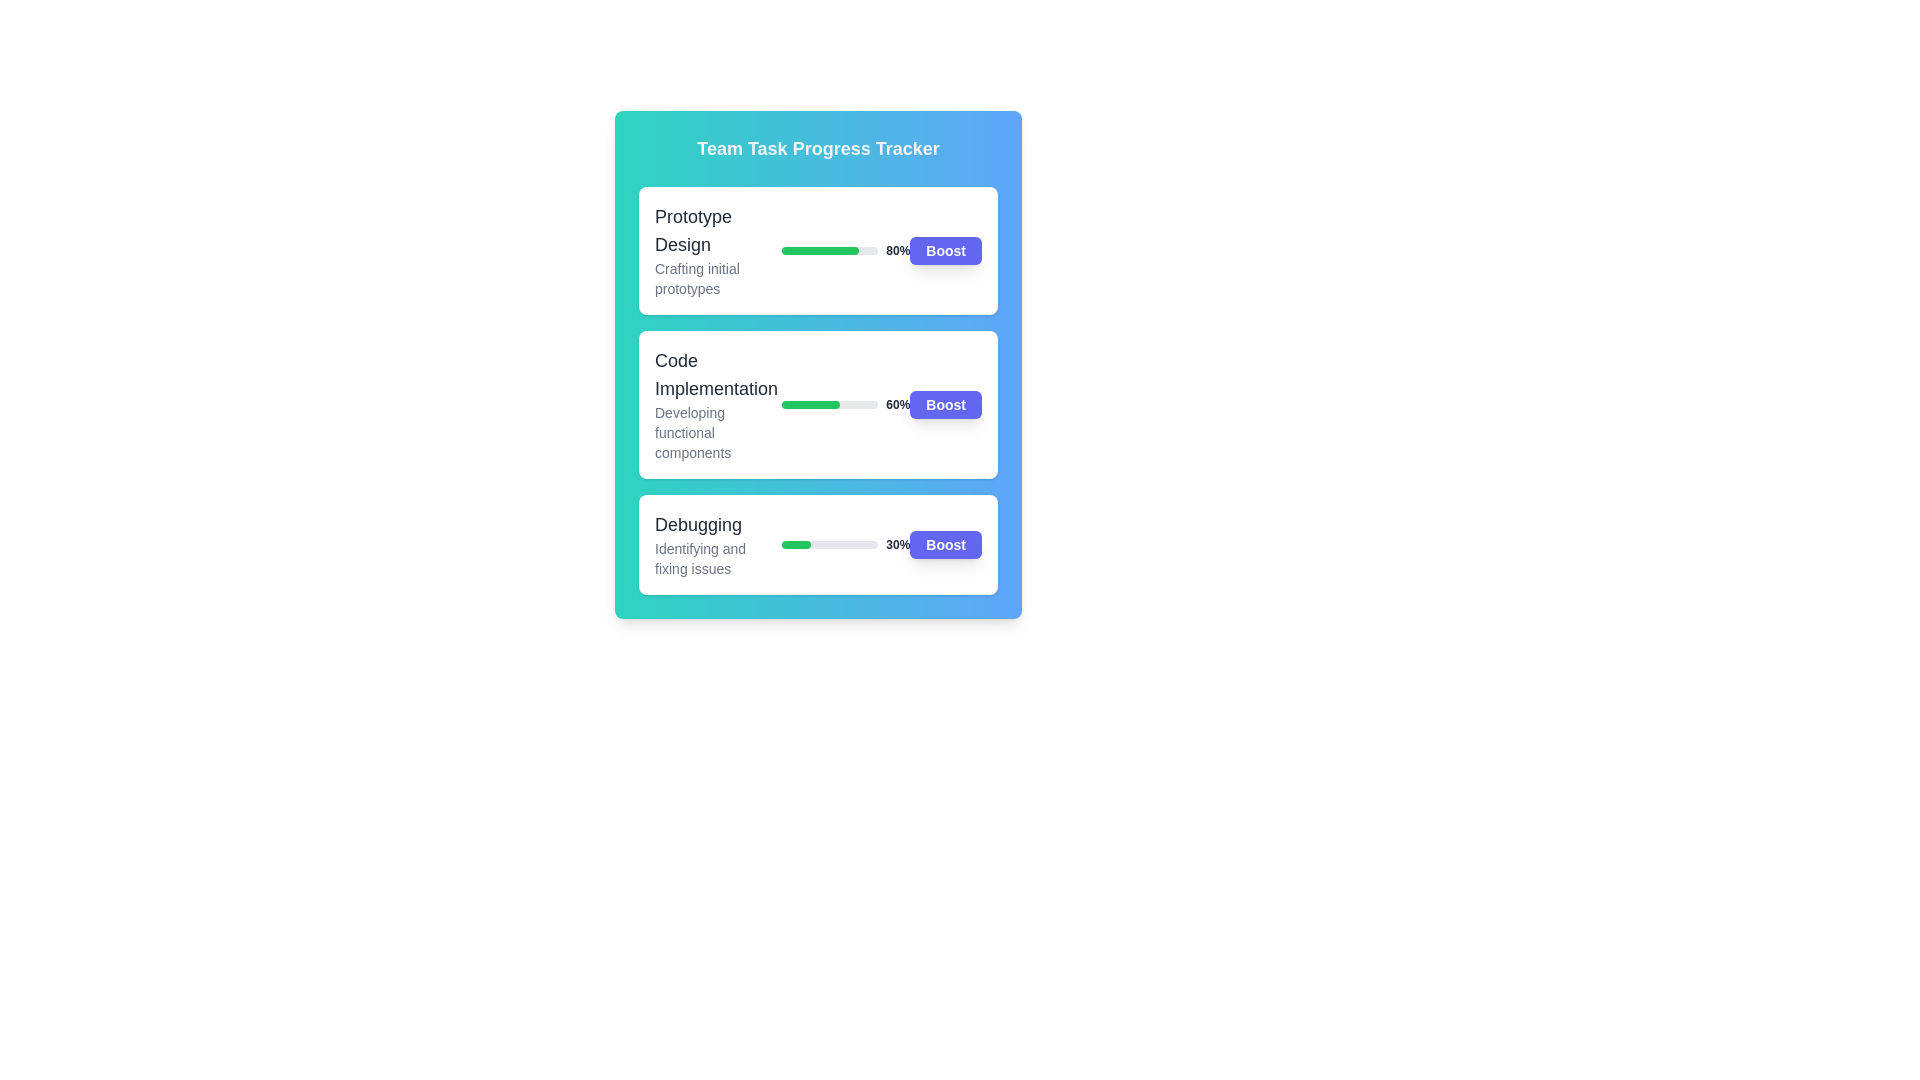 This screenshot has height=1080, width=1920. Describe the element at coordinates (897, 405) in the screenshot. I see `displayed text from the progress percentage label located within the second task card (Code Implementation), which is positioned to the right of the green progress bar` at that location.